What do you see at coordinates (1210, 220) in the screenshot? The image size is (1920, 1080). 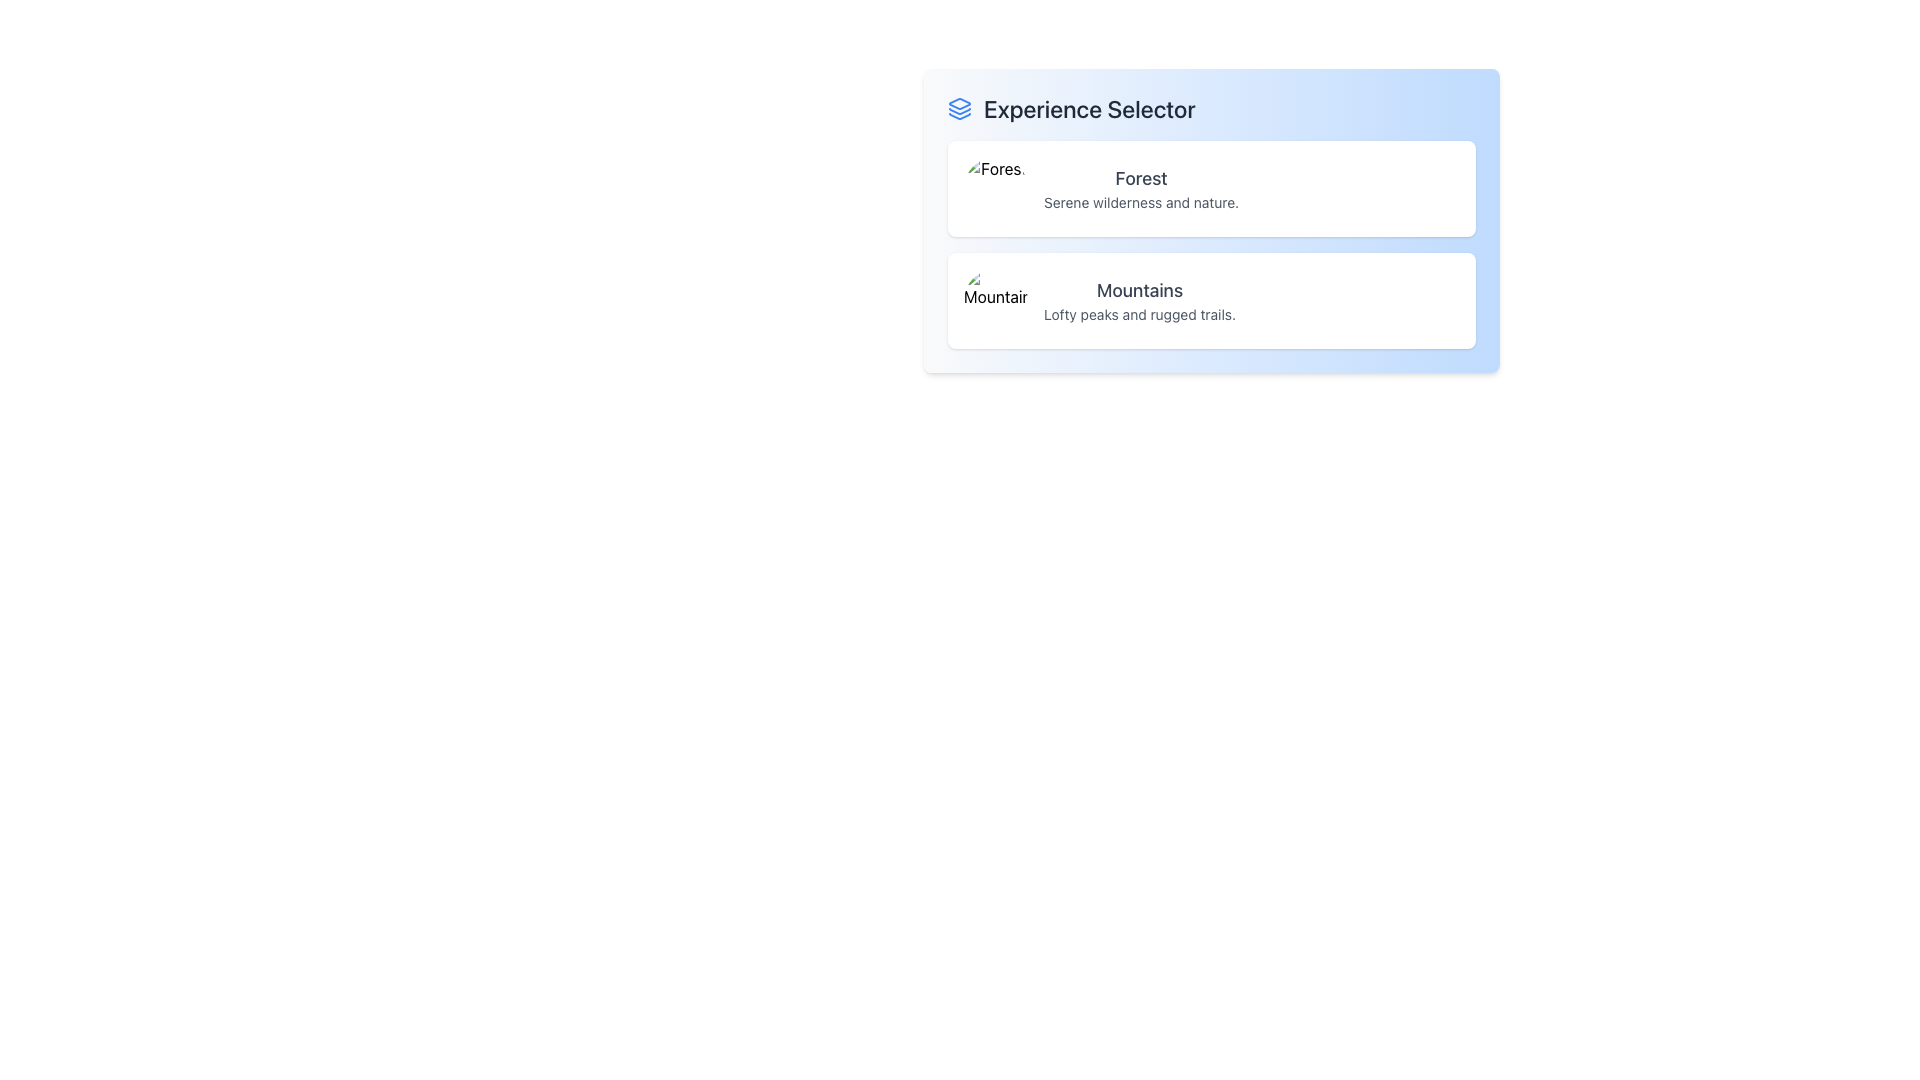 I see `the first Card component in the vertically stacked list that allows selection of experiences like 'Forest' and 'Mountains'` at bounding box center [1210, 220].